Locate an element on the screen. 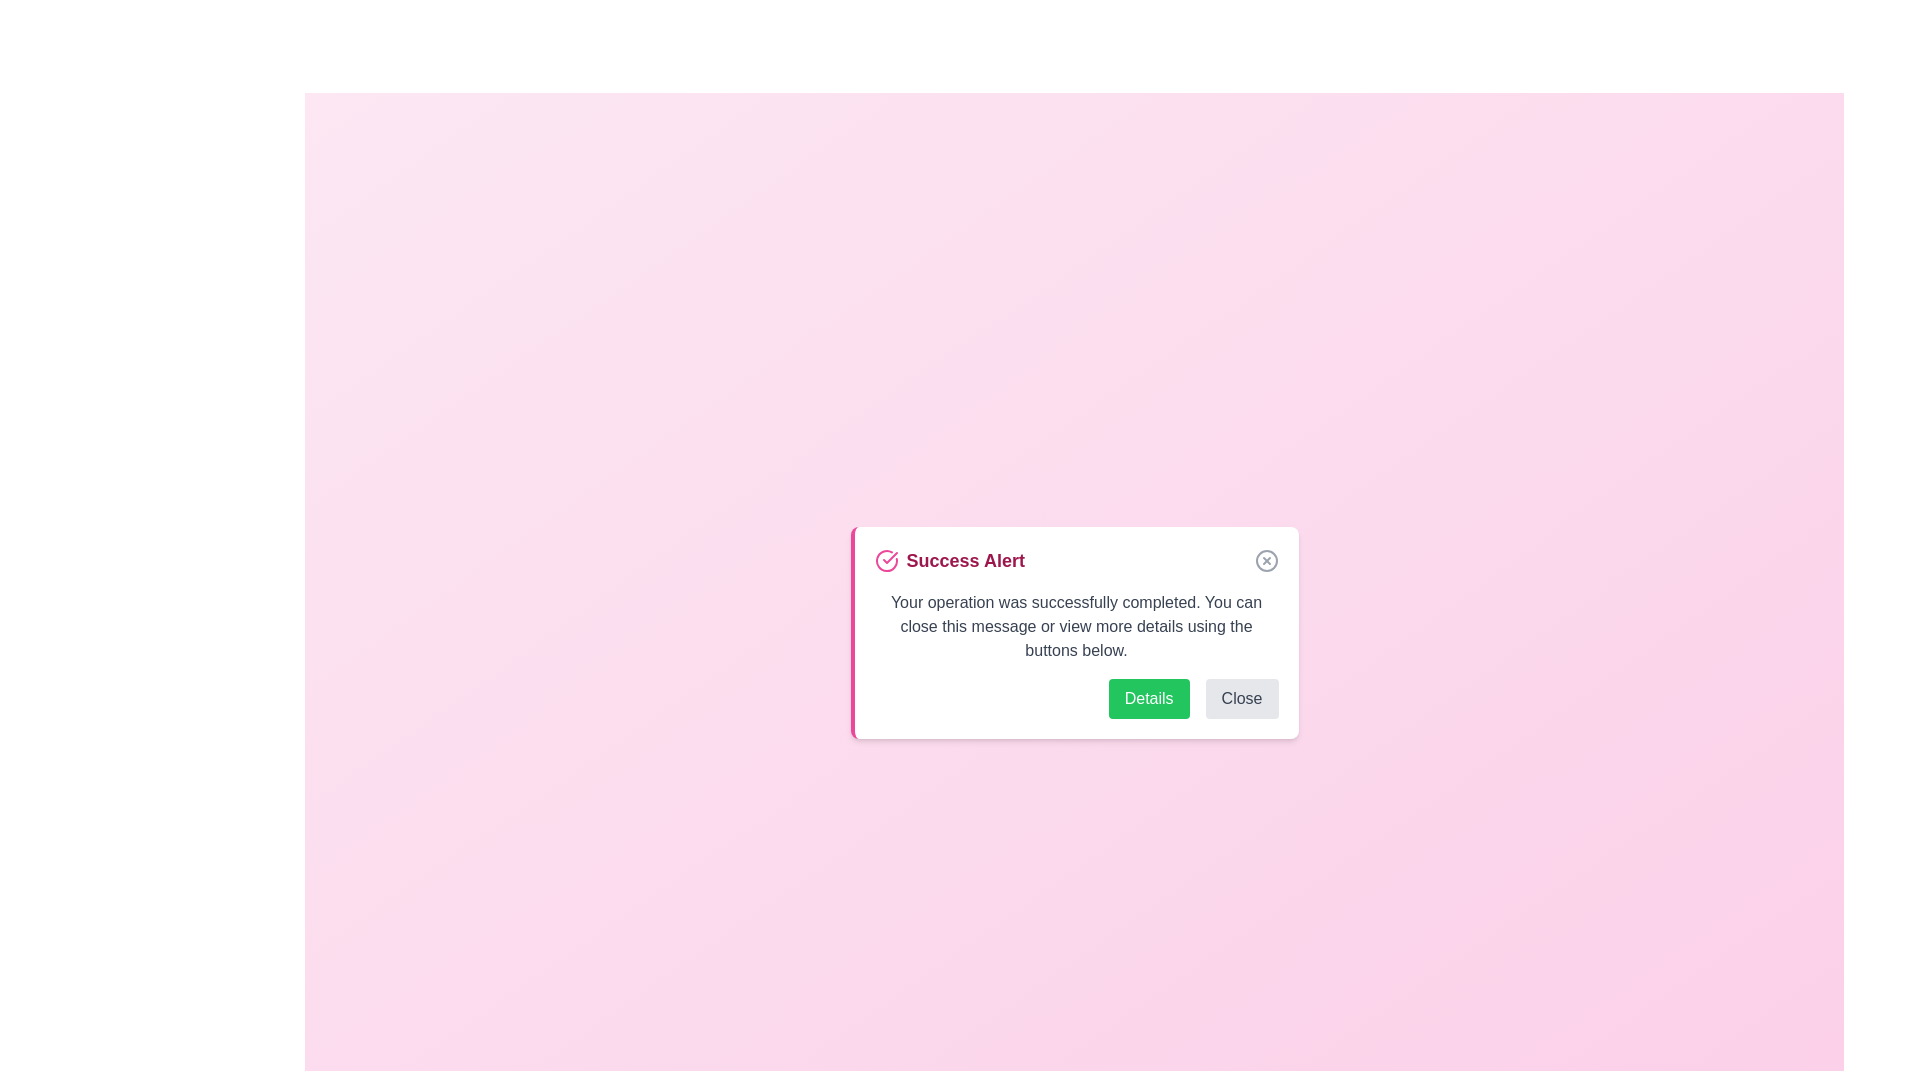 The height and width of the screenshot is (1080, 1920). the pink gradient background outside the alert box is located at coordinates (499, 300).